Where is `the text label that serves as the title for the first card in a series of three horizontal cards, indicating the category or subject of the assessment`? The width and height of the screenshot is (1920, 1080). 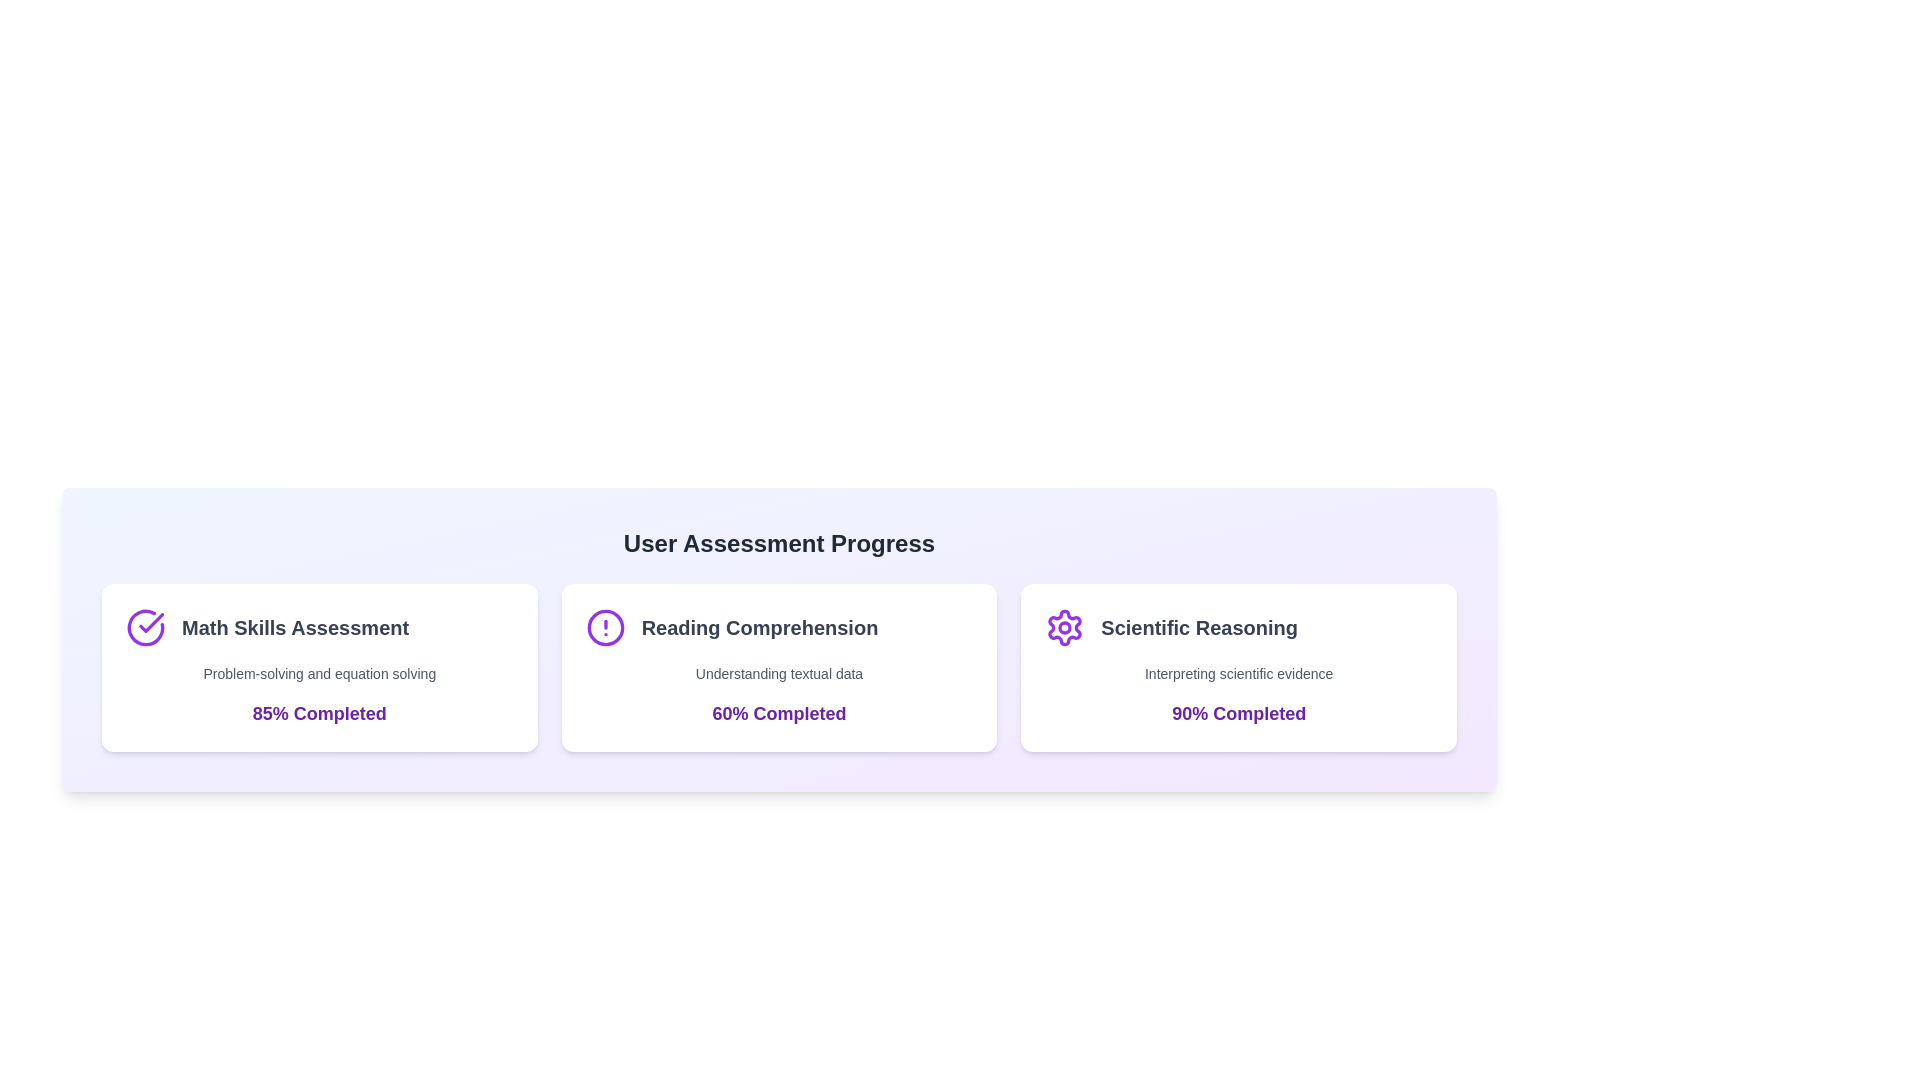 the text label that serves as the title for the first card in a series of three horizontal cards, indicating the category or subject of the assessment is located at coordinates (294, 627).